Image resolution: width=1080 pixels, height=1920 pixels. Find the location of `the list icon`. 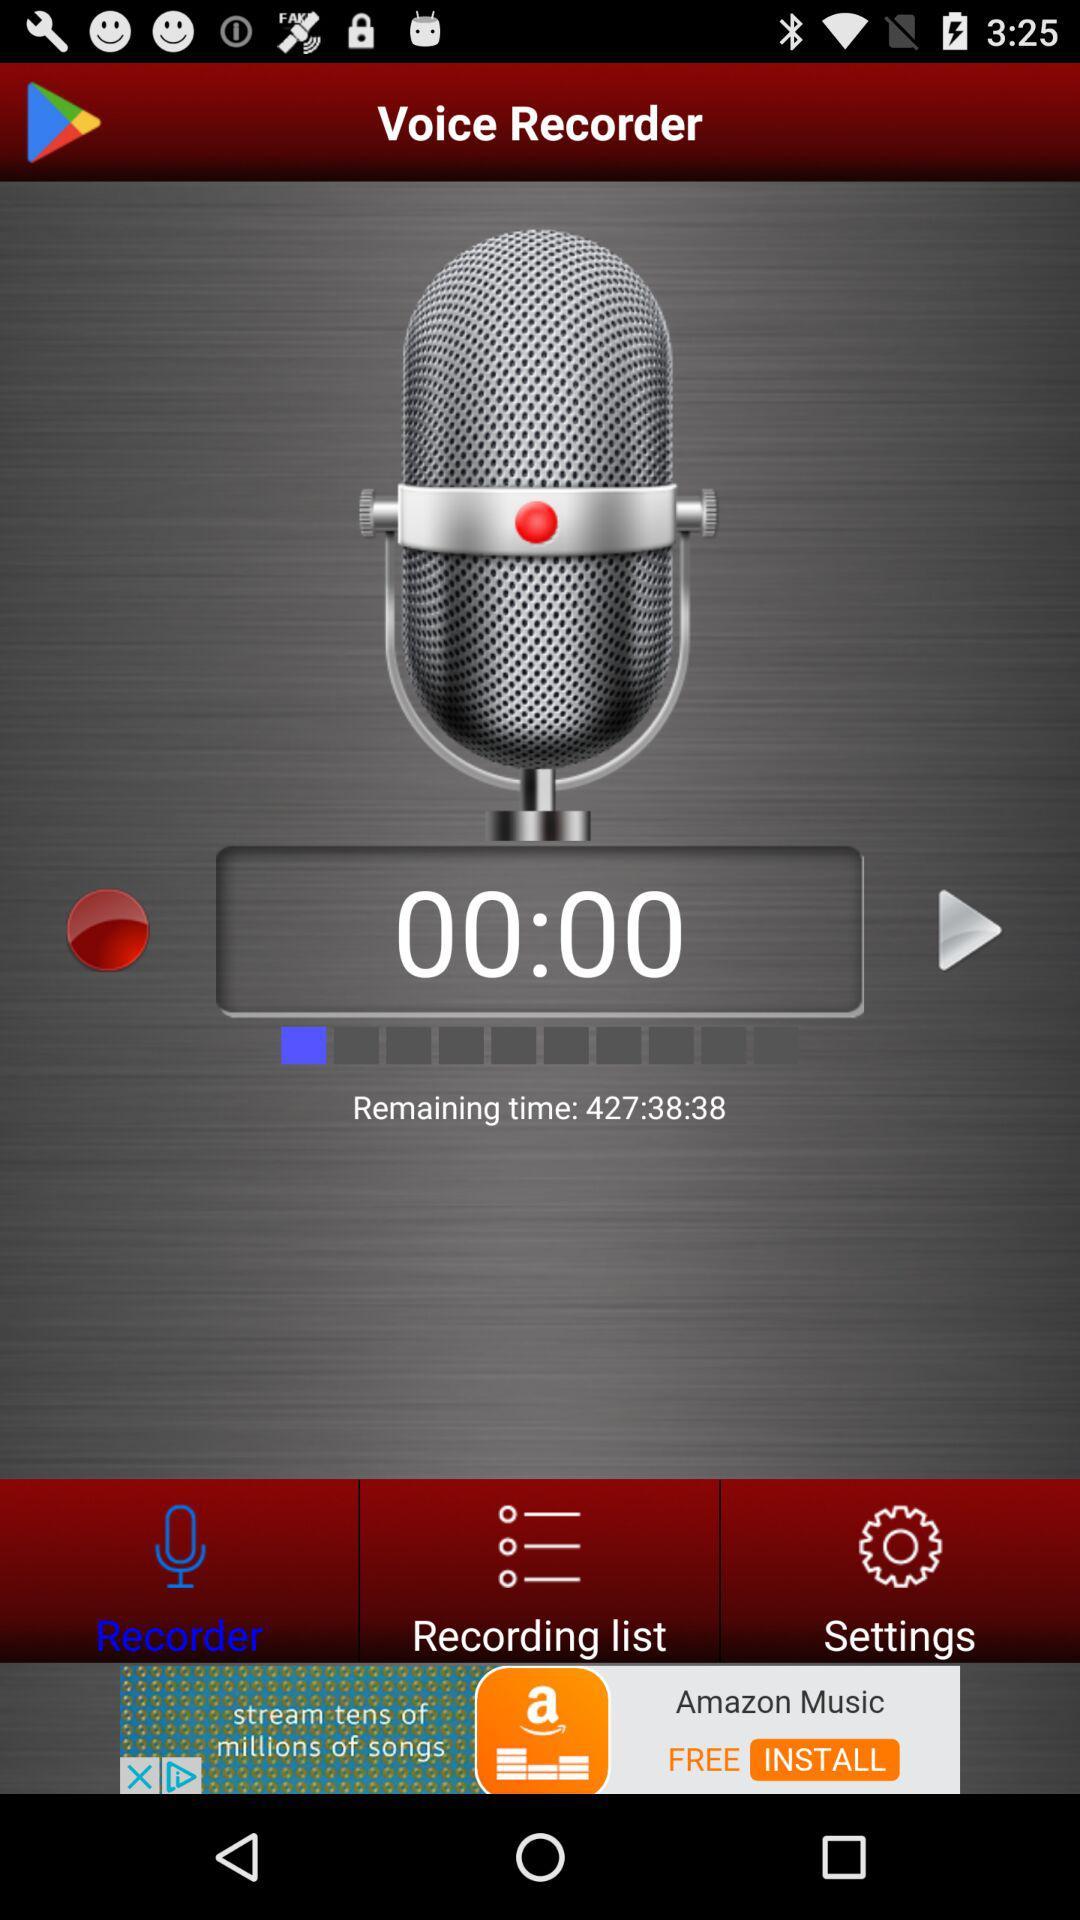

the list icon is located at coordinates (538, 1680).